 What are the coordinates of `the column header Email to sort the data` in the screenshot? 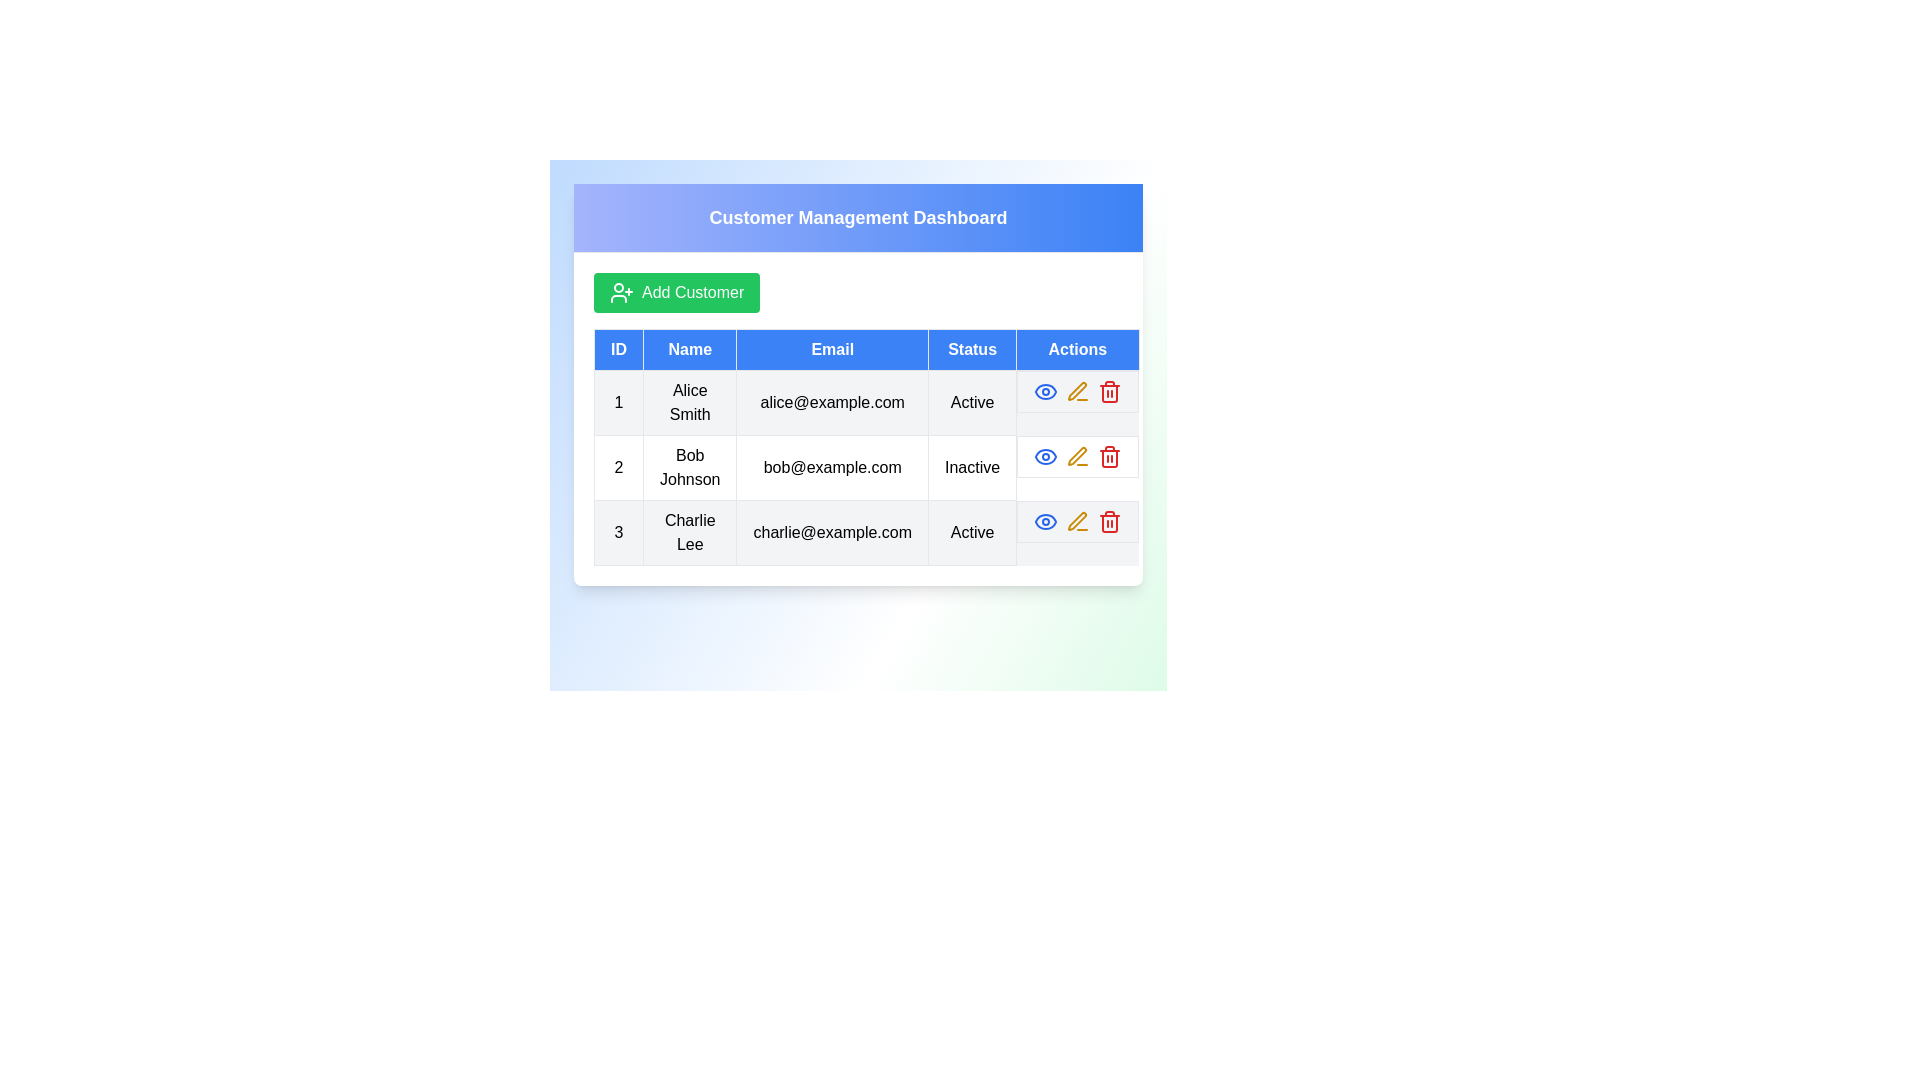 It's located at (833, 349).